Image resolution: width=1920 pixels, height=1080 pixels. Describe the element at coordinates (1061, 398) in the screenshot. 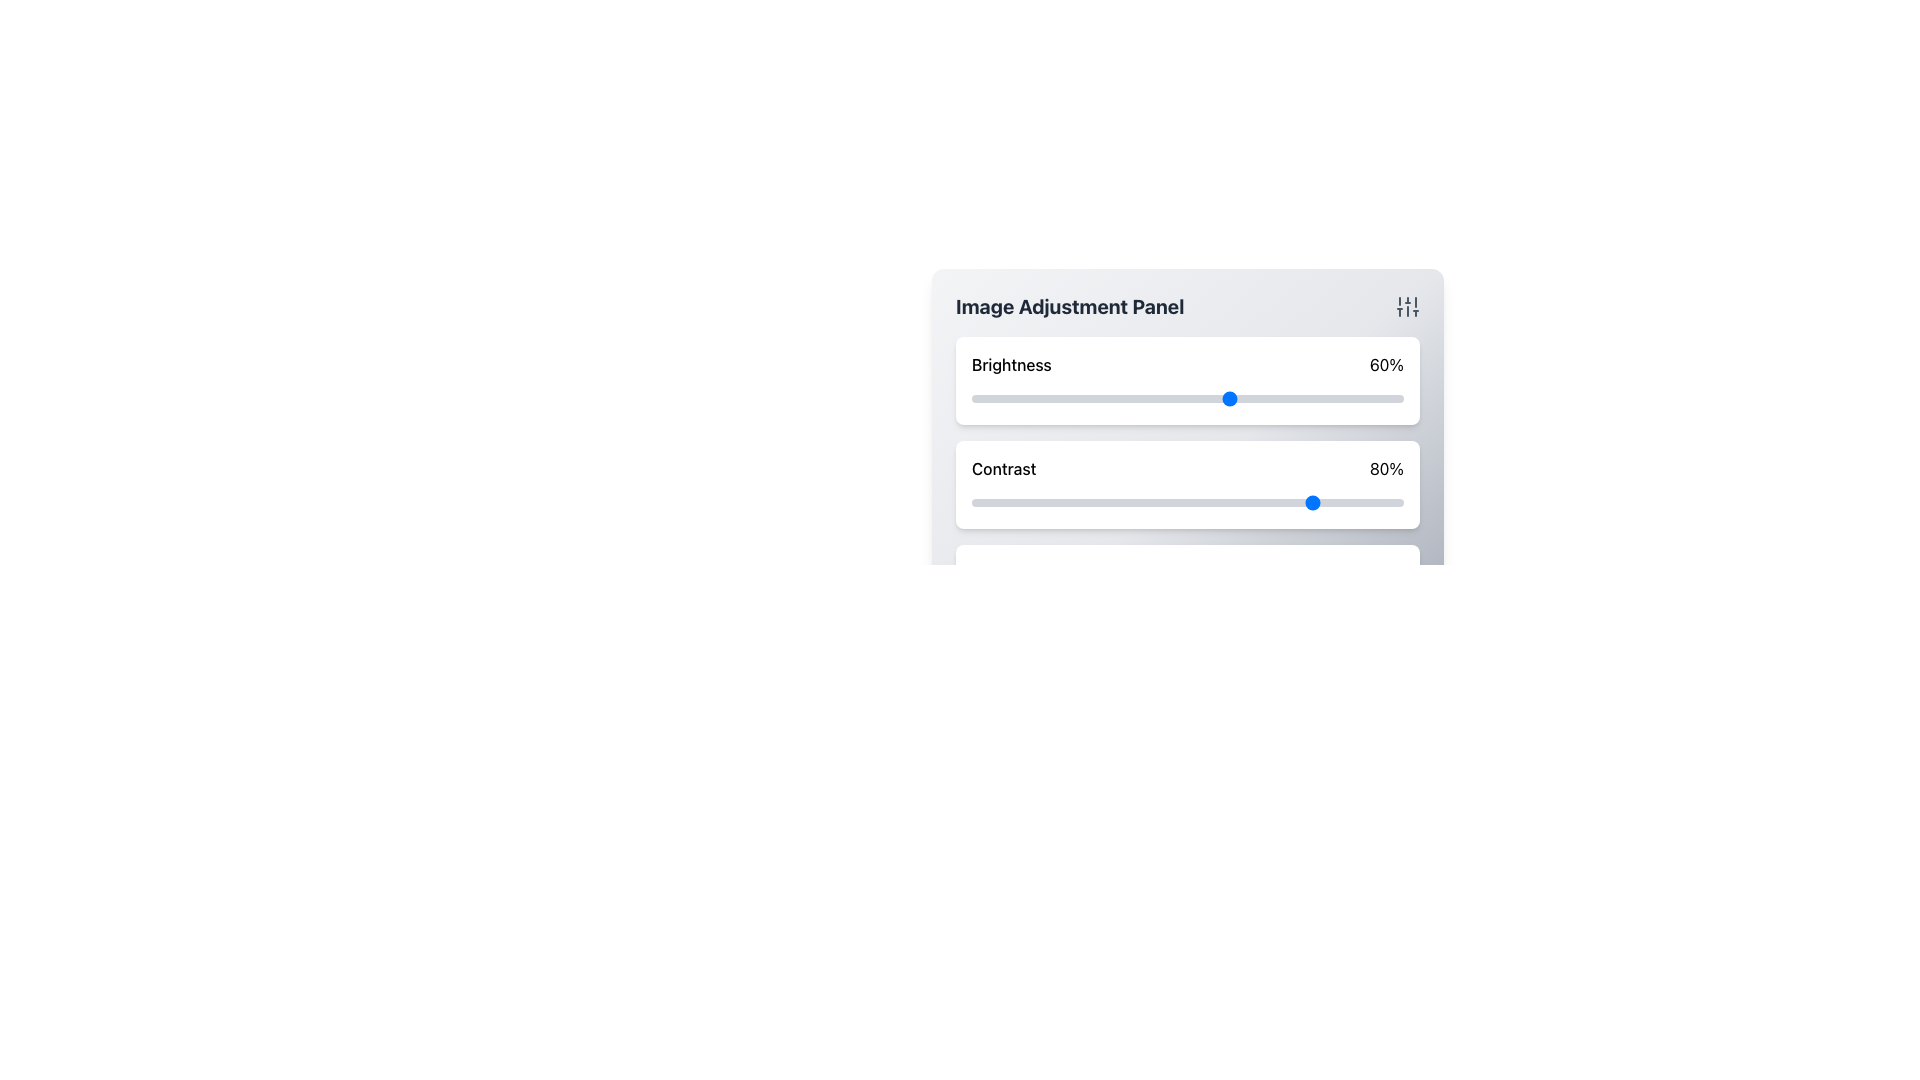

I see `the brightness` at that location.